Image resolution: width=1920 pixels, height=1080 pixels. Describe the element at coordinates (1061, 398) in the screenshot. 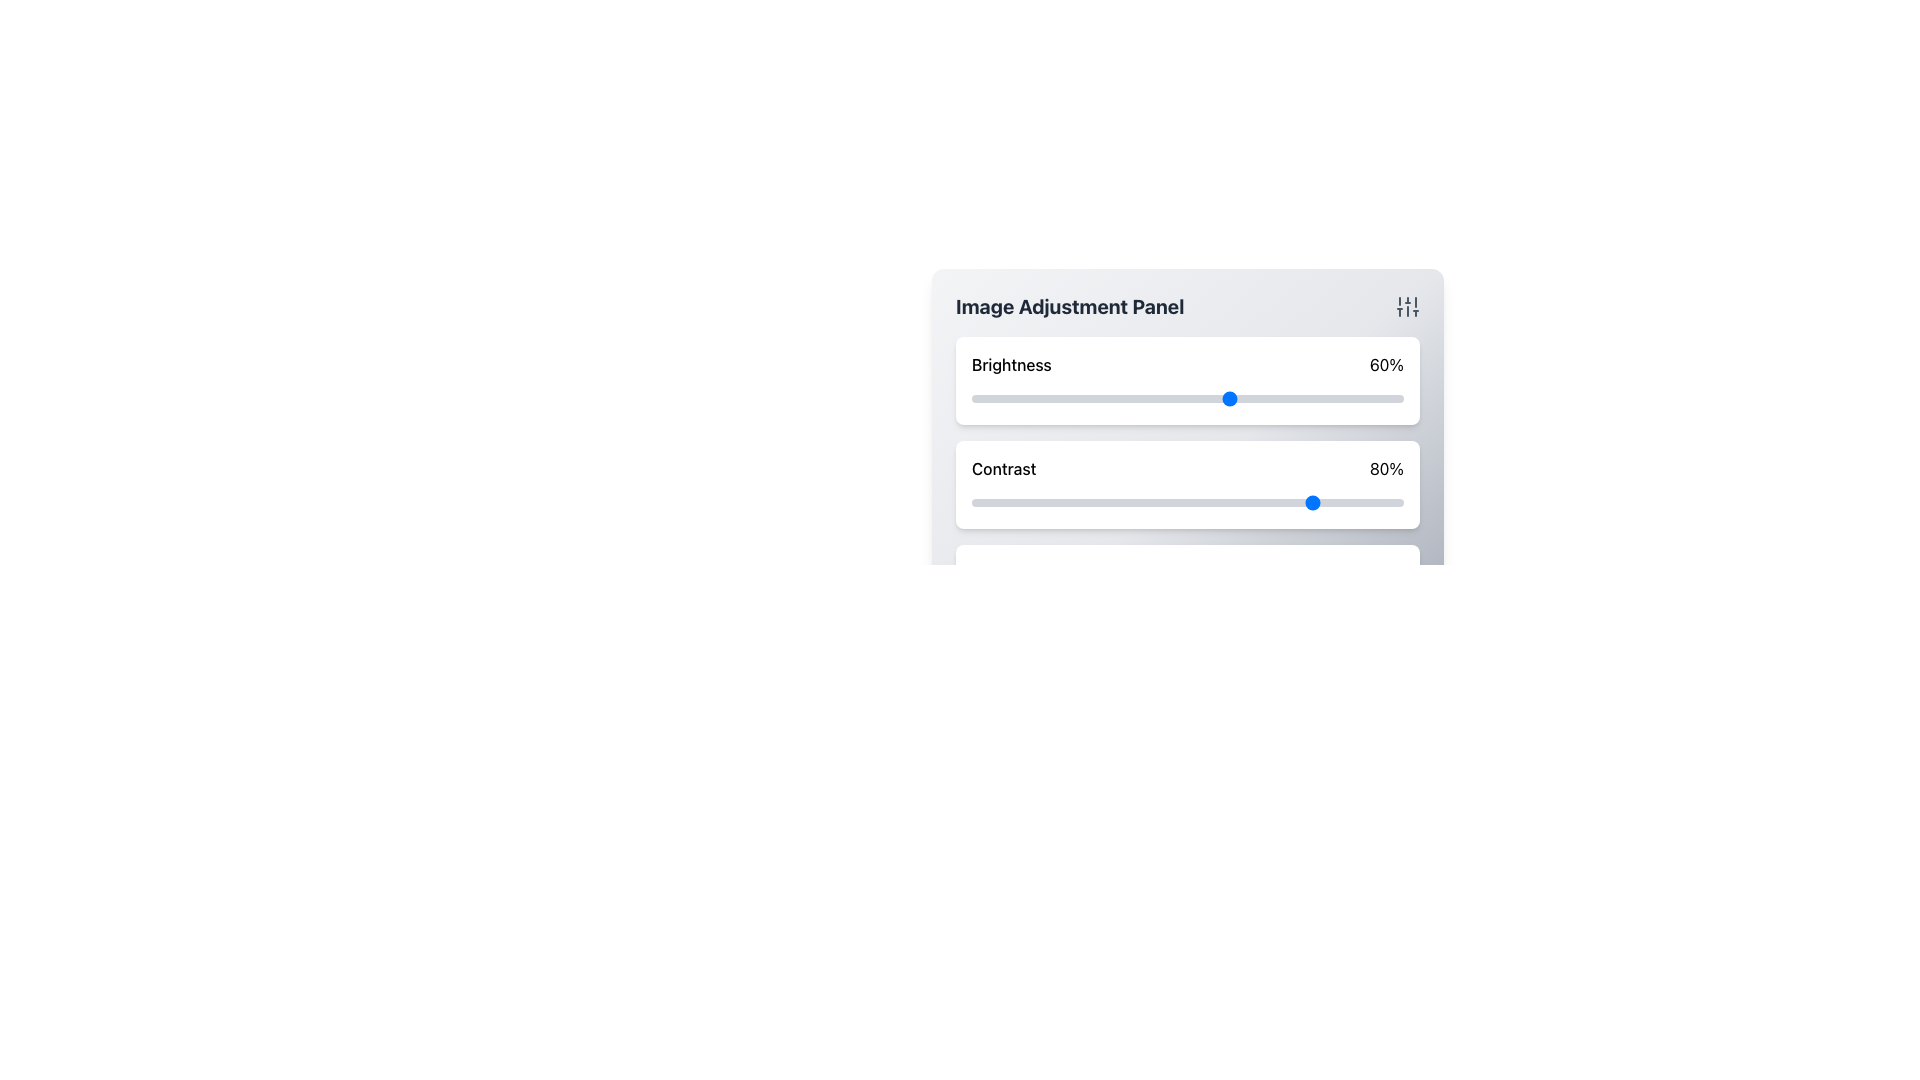

I see `the brightness` at that location.